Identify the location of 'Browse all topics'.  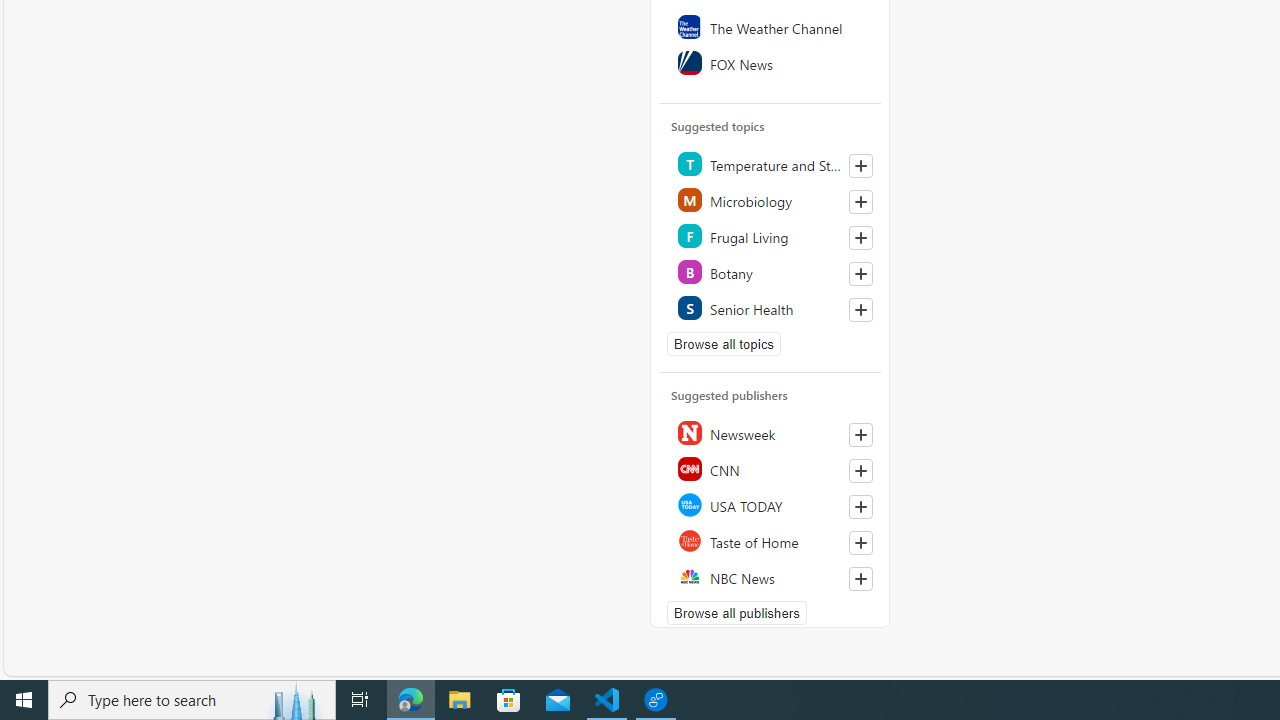
(723, 342).